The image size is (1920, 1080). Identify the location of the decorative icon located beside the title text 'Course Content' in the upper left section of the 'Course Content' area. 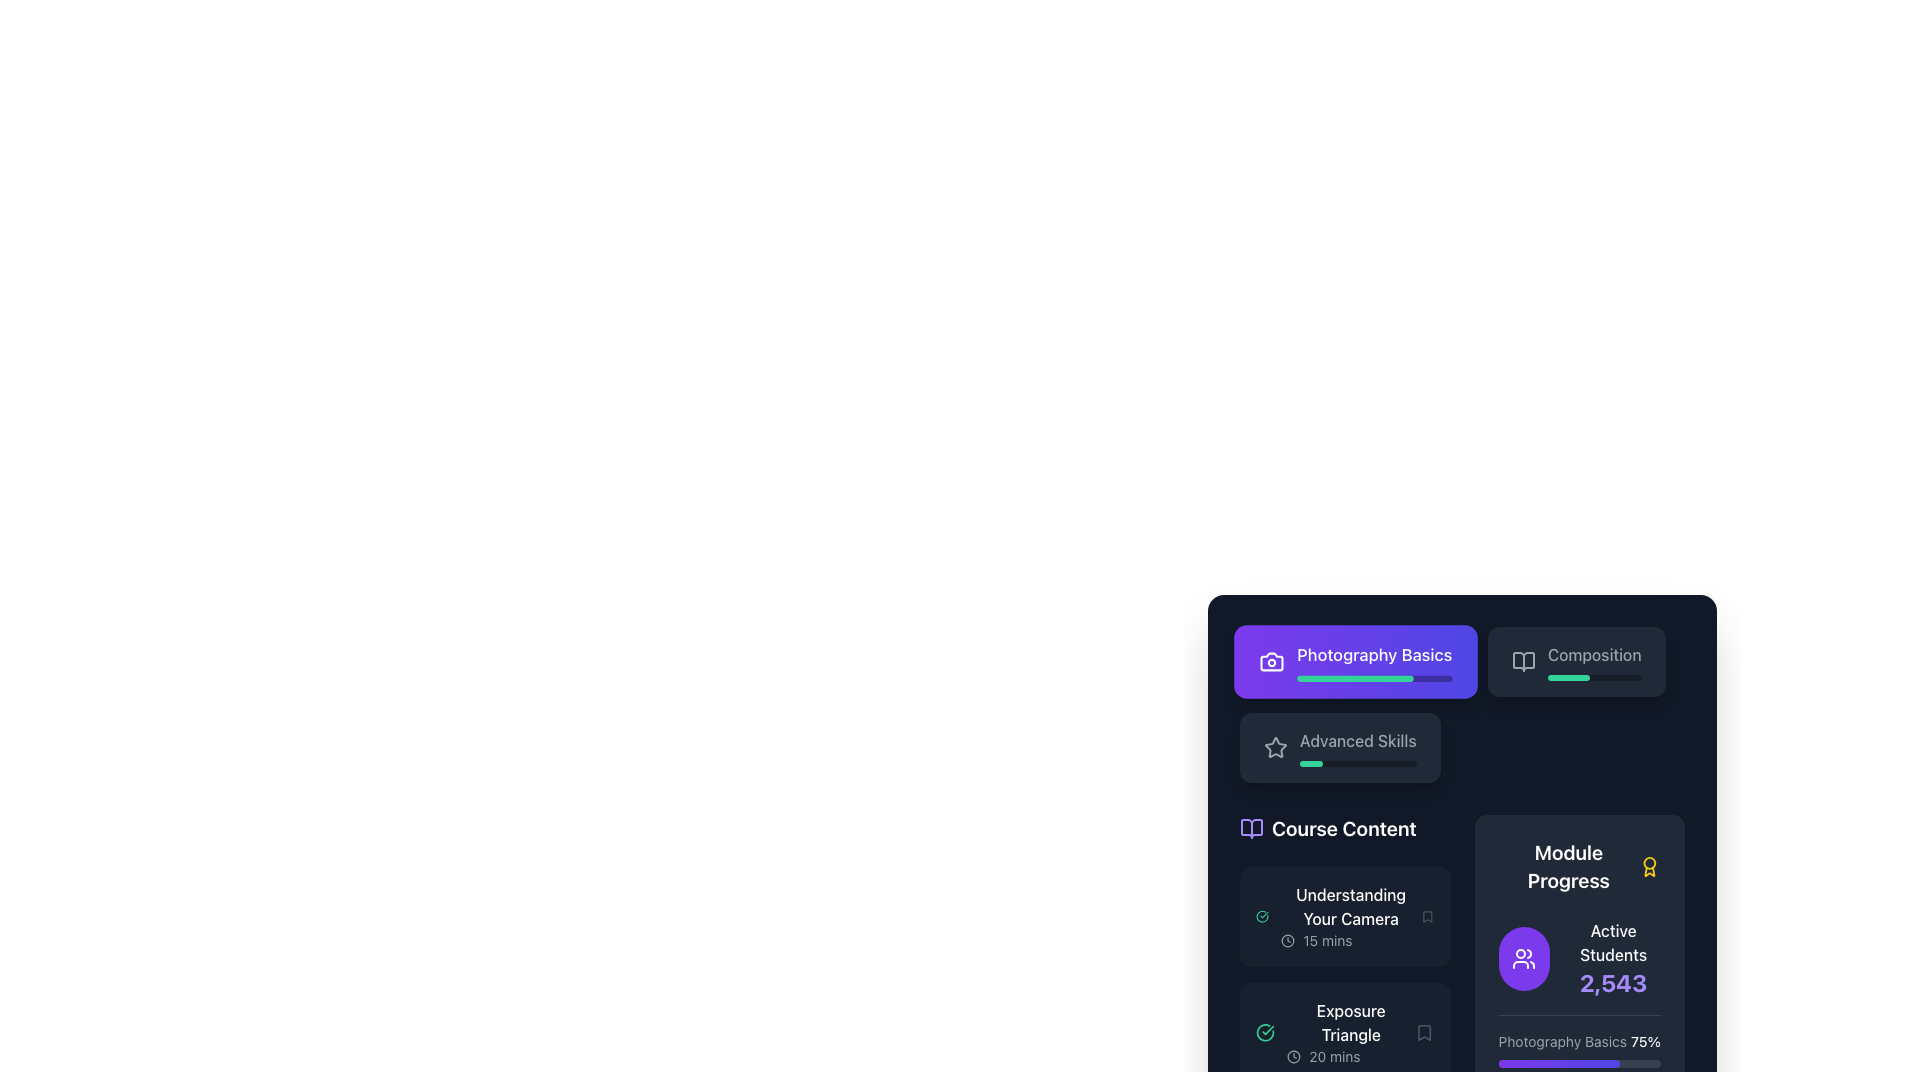
(1251, 829).